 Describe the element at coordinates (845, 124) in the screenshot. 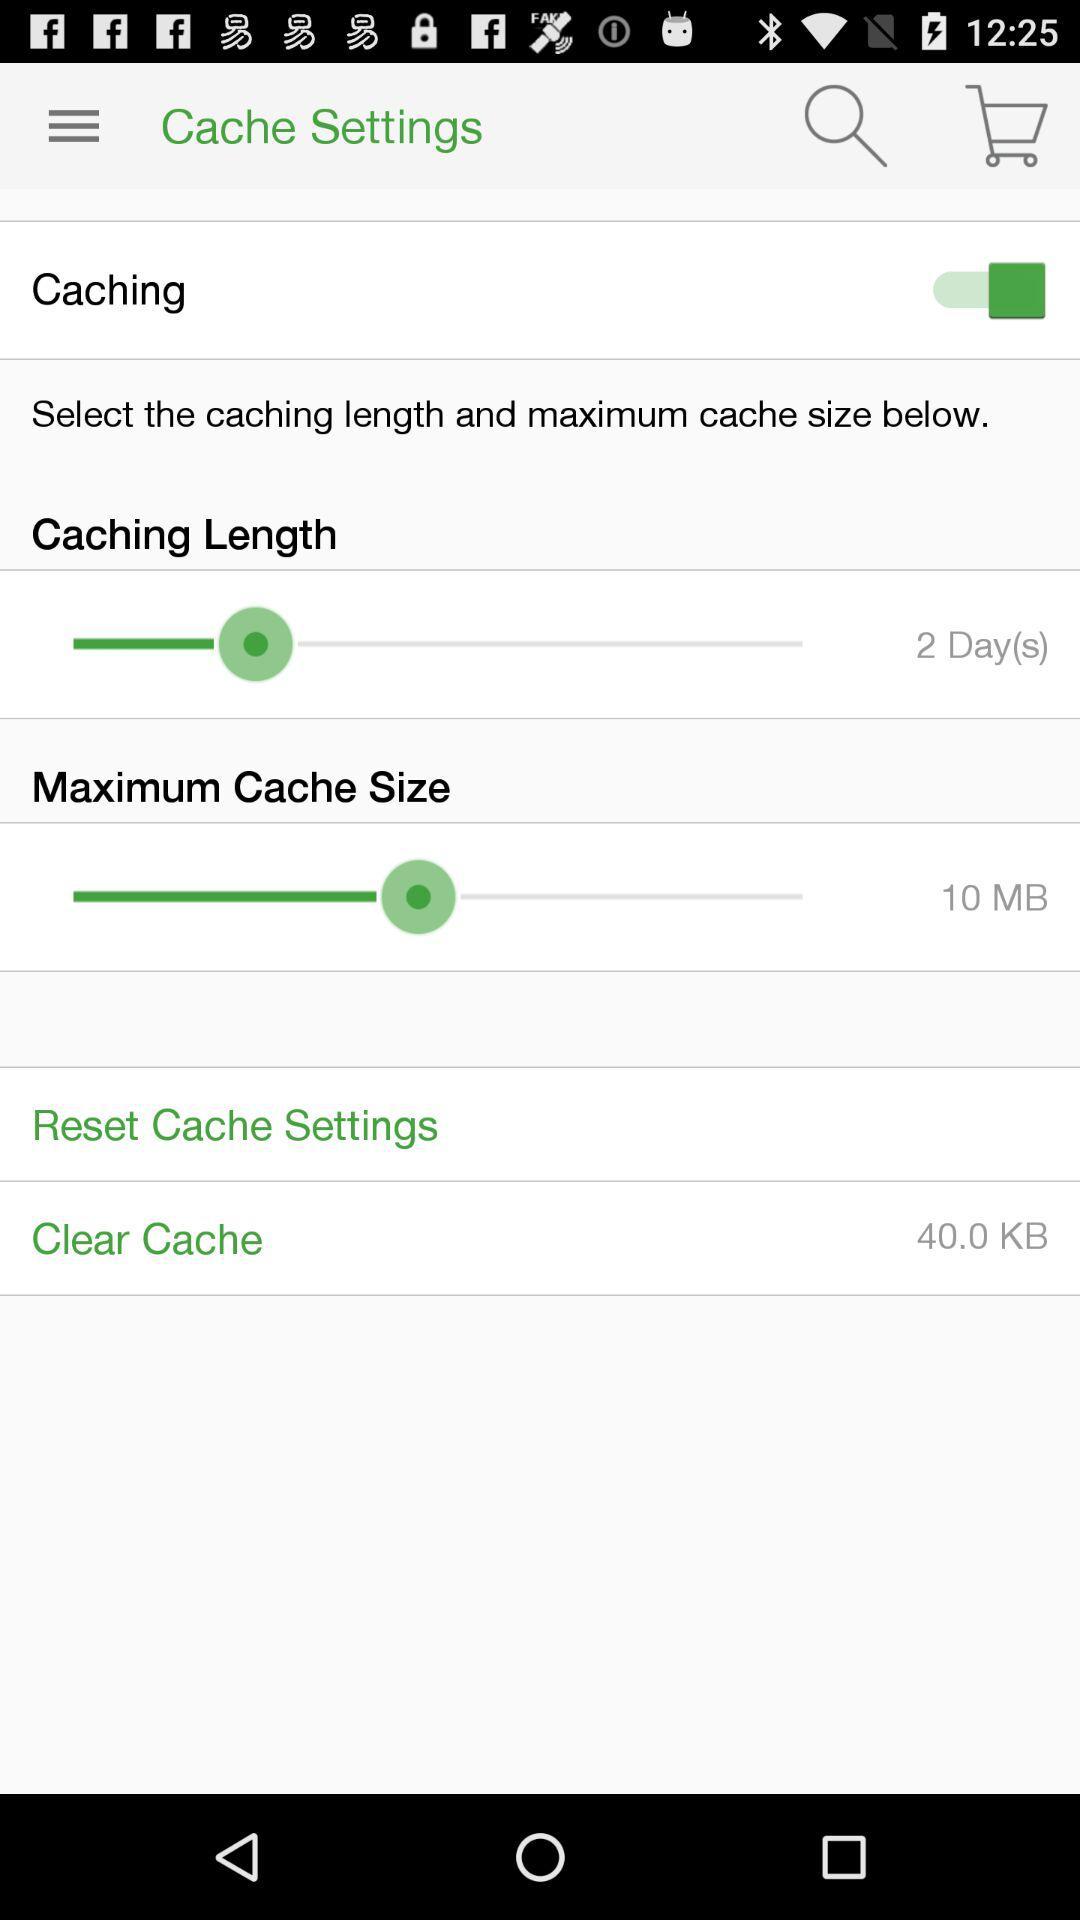

I see `search for something` at that location.